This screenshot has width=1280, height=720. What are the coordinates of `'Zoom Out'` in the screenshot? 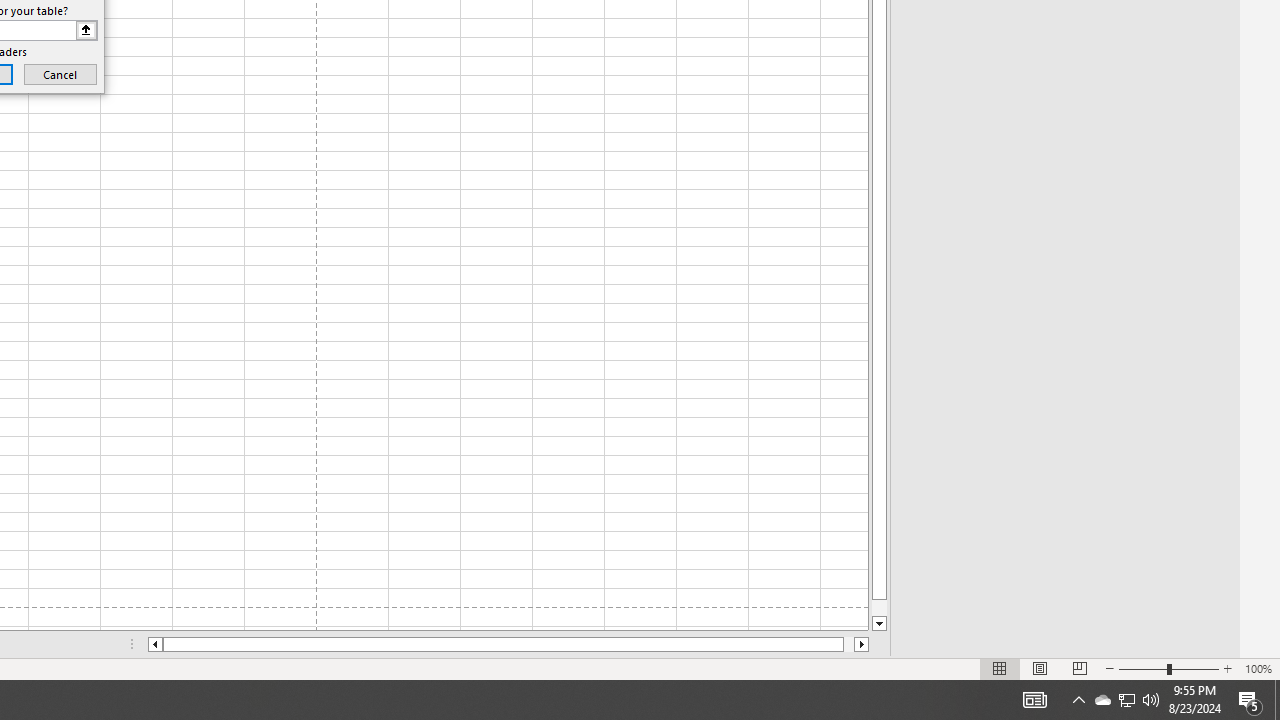 It's located at (1143, 669).